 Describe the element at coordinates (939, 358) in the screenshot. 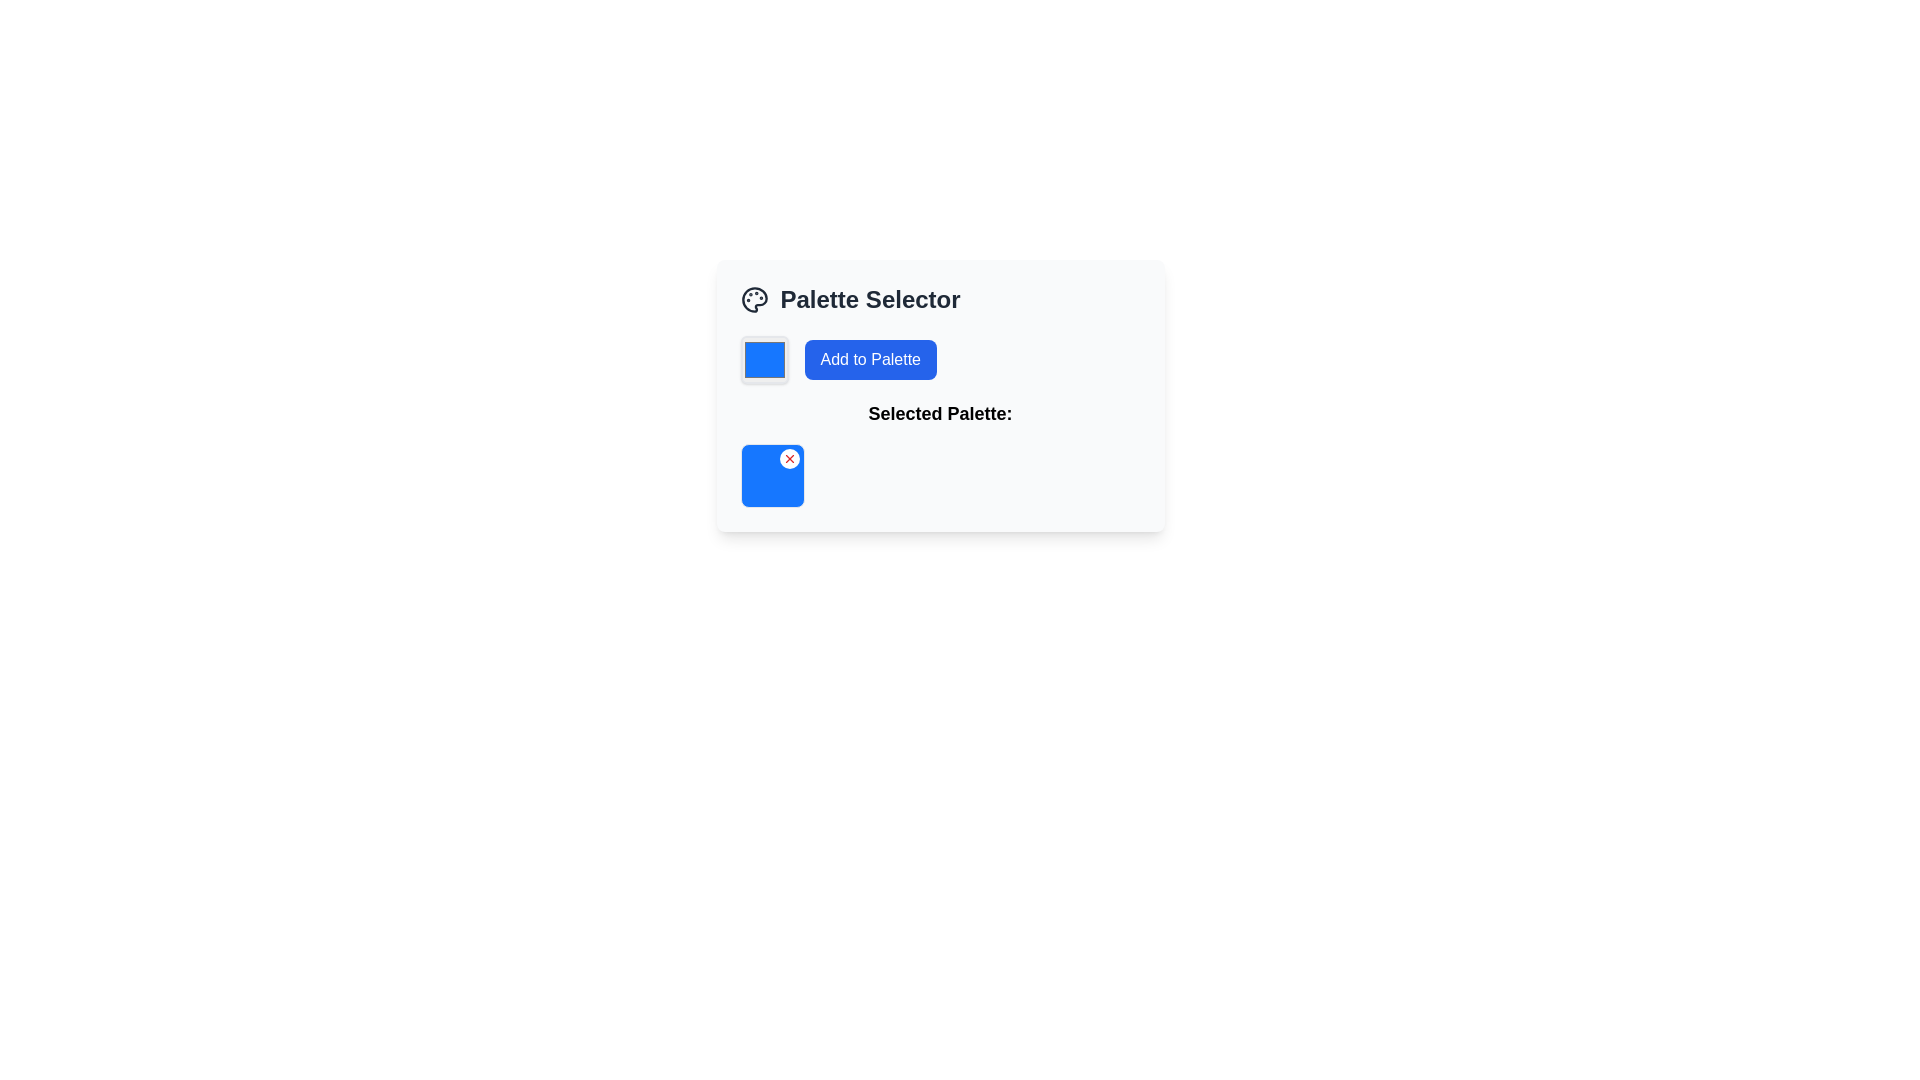

I see `the 'Add to Palette' button in the 'Palette Selector' section` at that location.